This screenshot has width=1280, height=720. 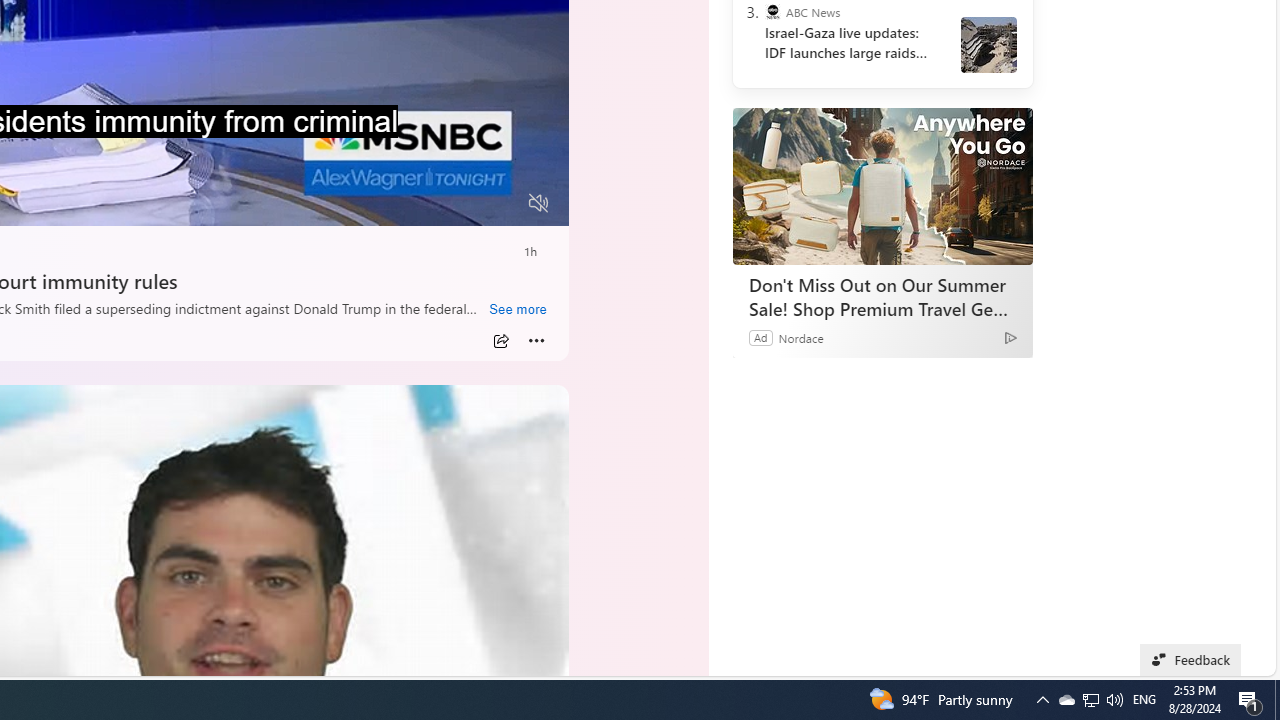 I want to click on 'See more', so click(x=517, y=309).